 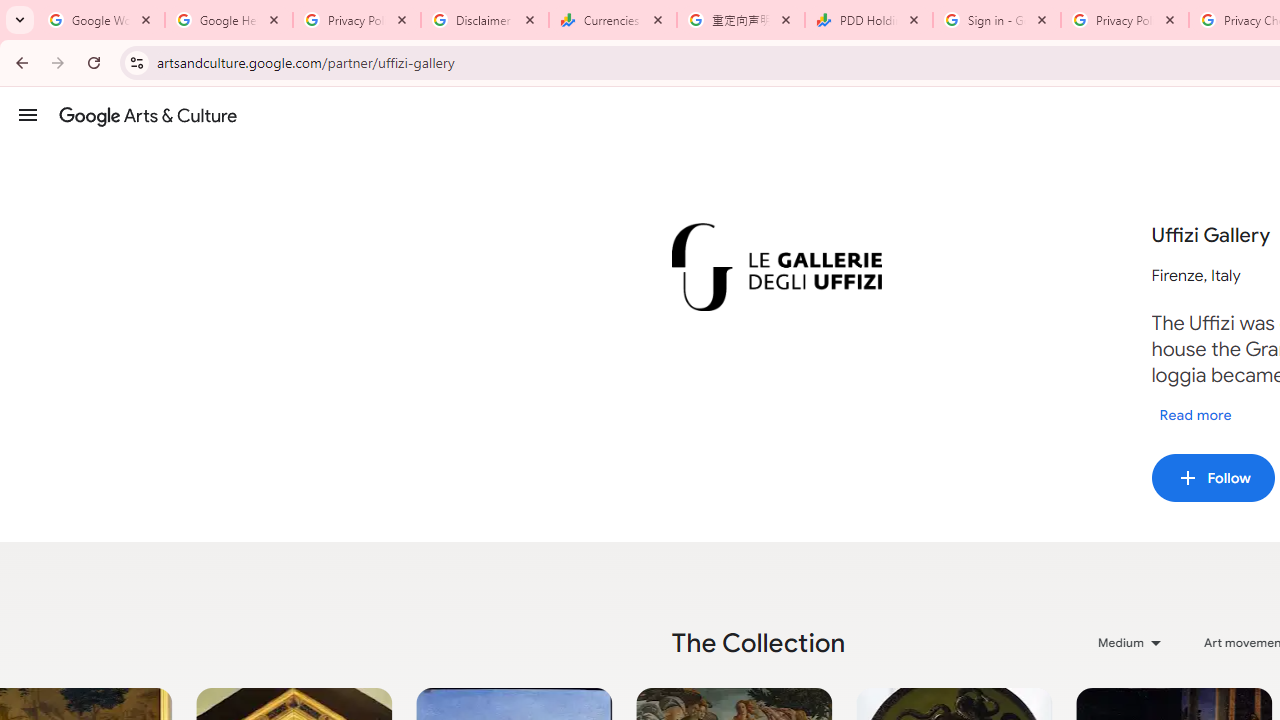 I want to click on 'Sign in - Google Accounts', so click(x=997, y=20).